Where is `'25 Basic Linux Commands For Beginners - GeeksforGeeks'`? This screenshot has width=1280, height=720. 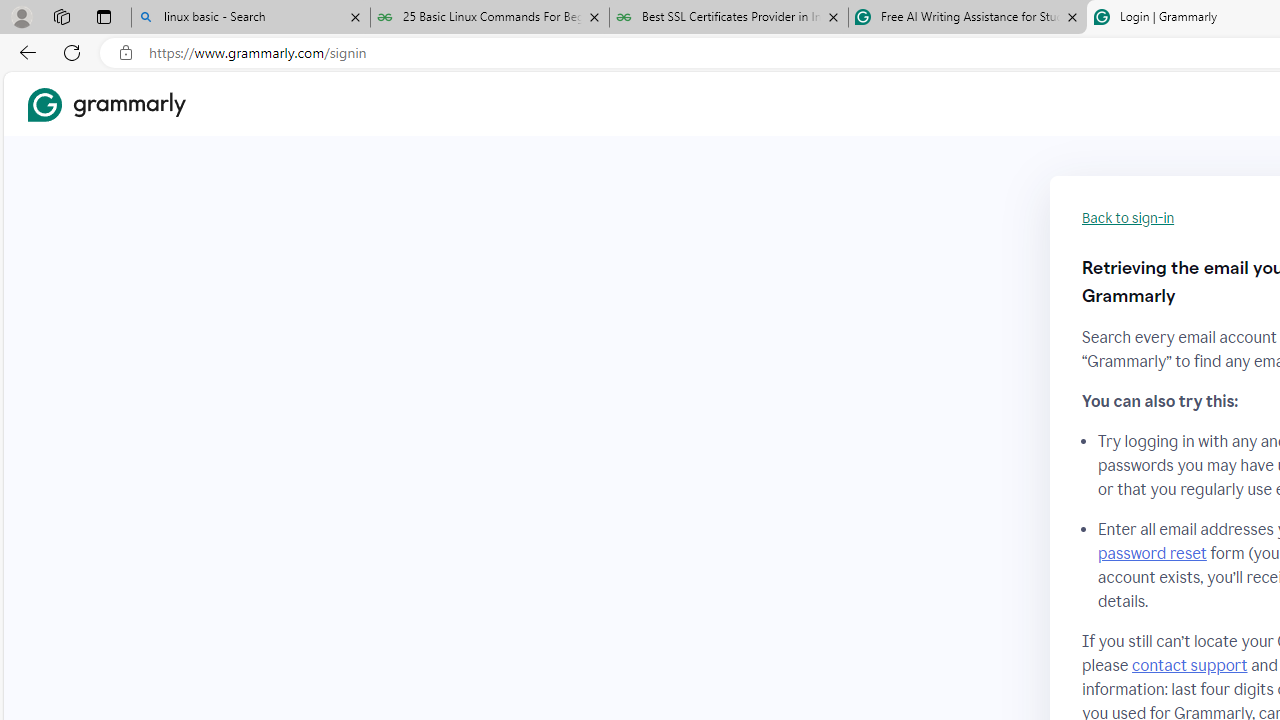
'25 Basic Linux Commands For Beginners - GeeksforGeeks' is located at coordinates (490, 17).